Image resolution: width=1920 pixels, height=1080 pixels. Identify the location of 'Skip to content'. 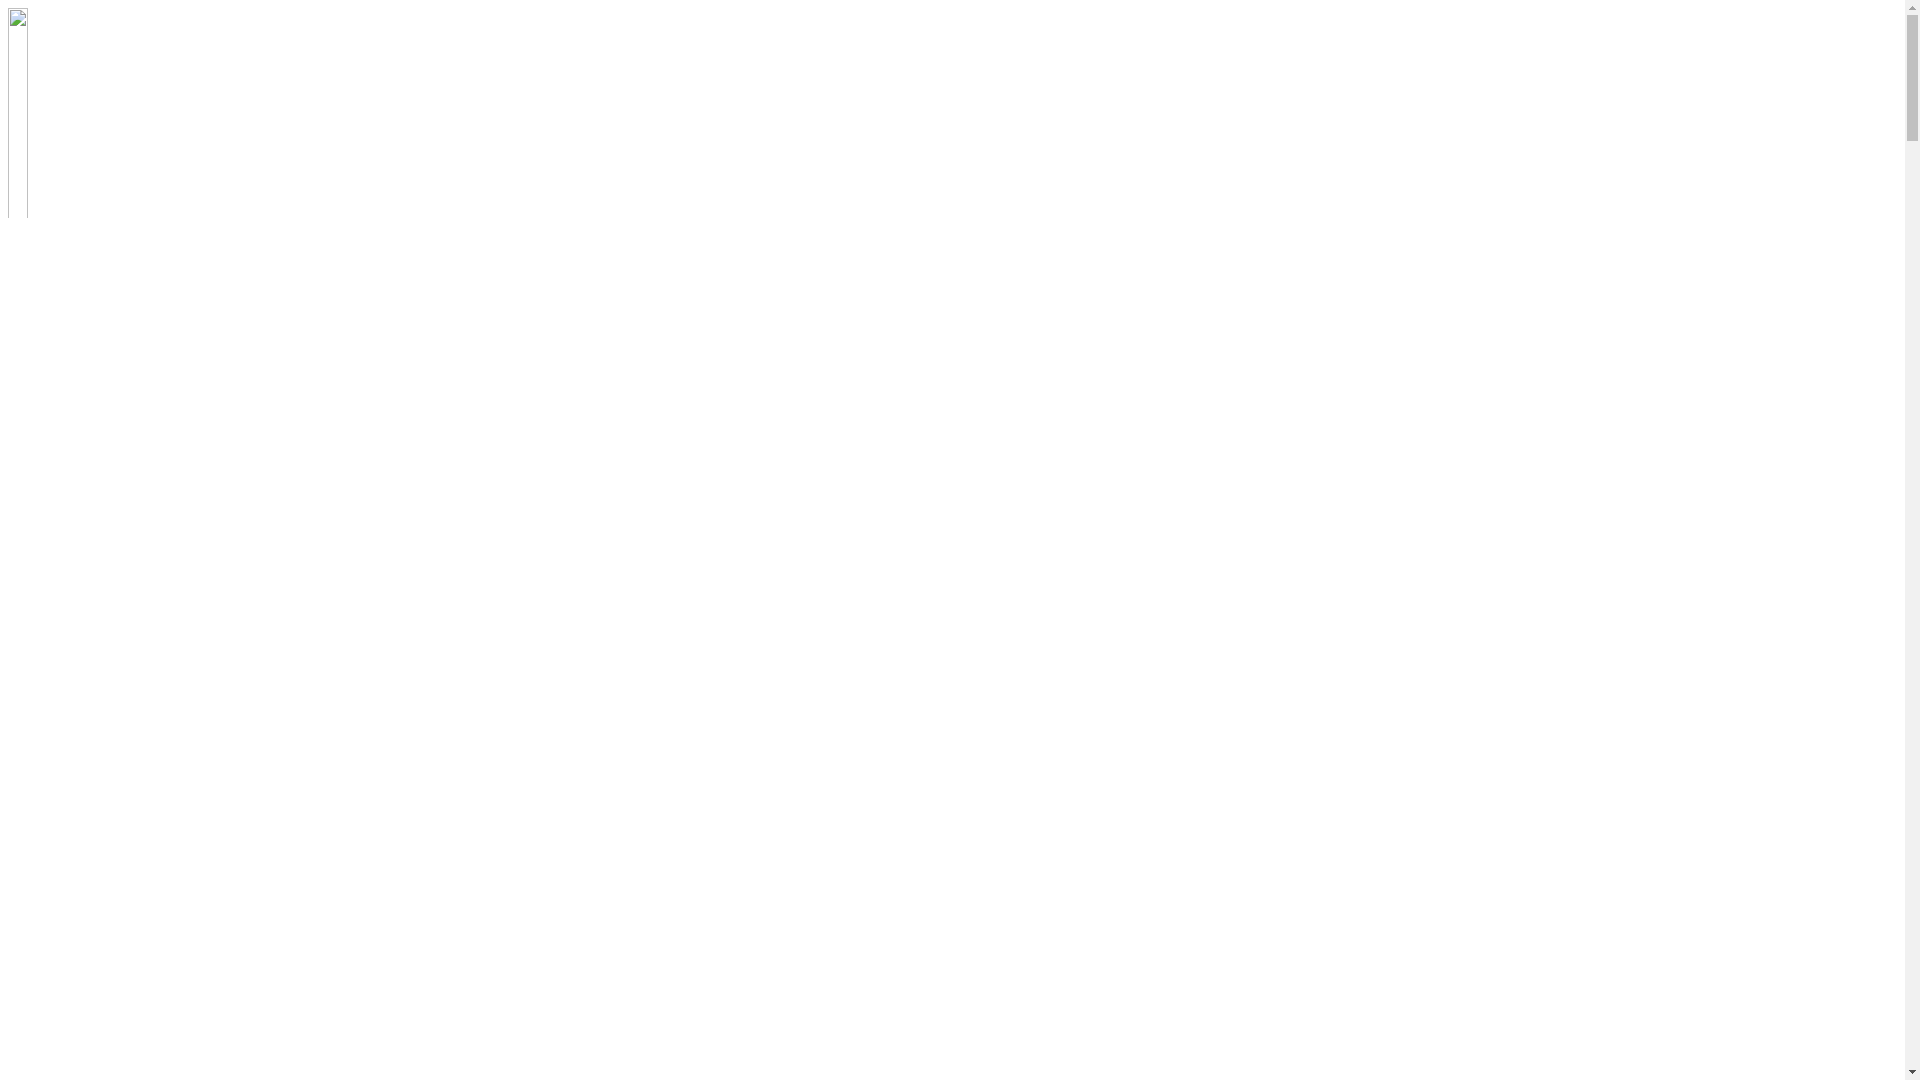
(7, 7).